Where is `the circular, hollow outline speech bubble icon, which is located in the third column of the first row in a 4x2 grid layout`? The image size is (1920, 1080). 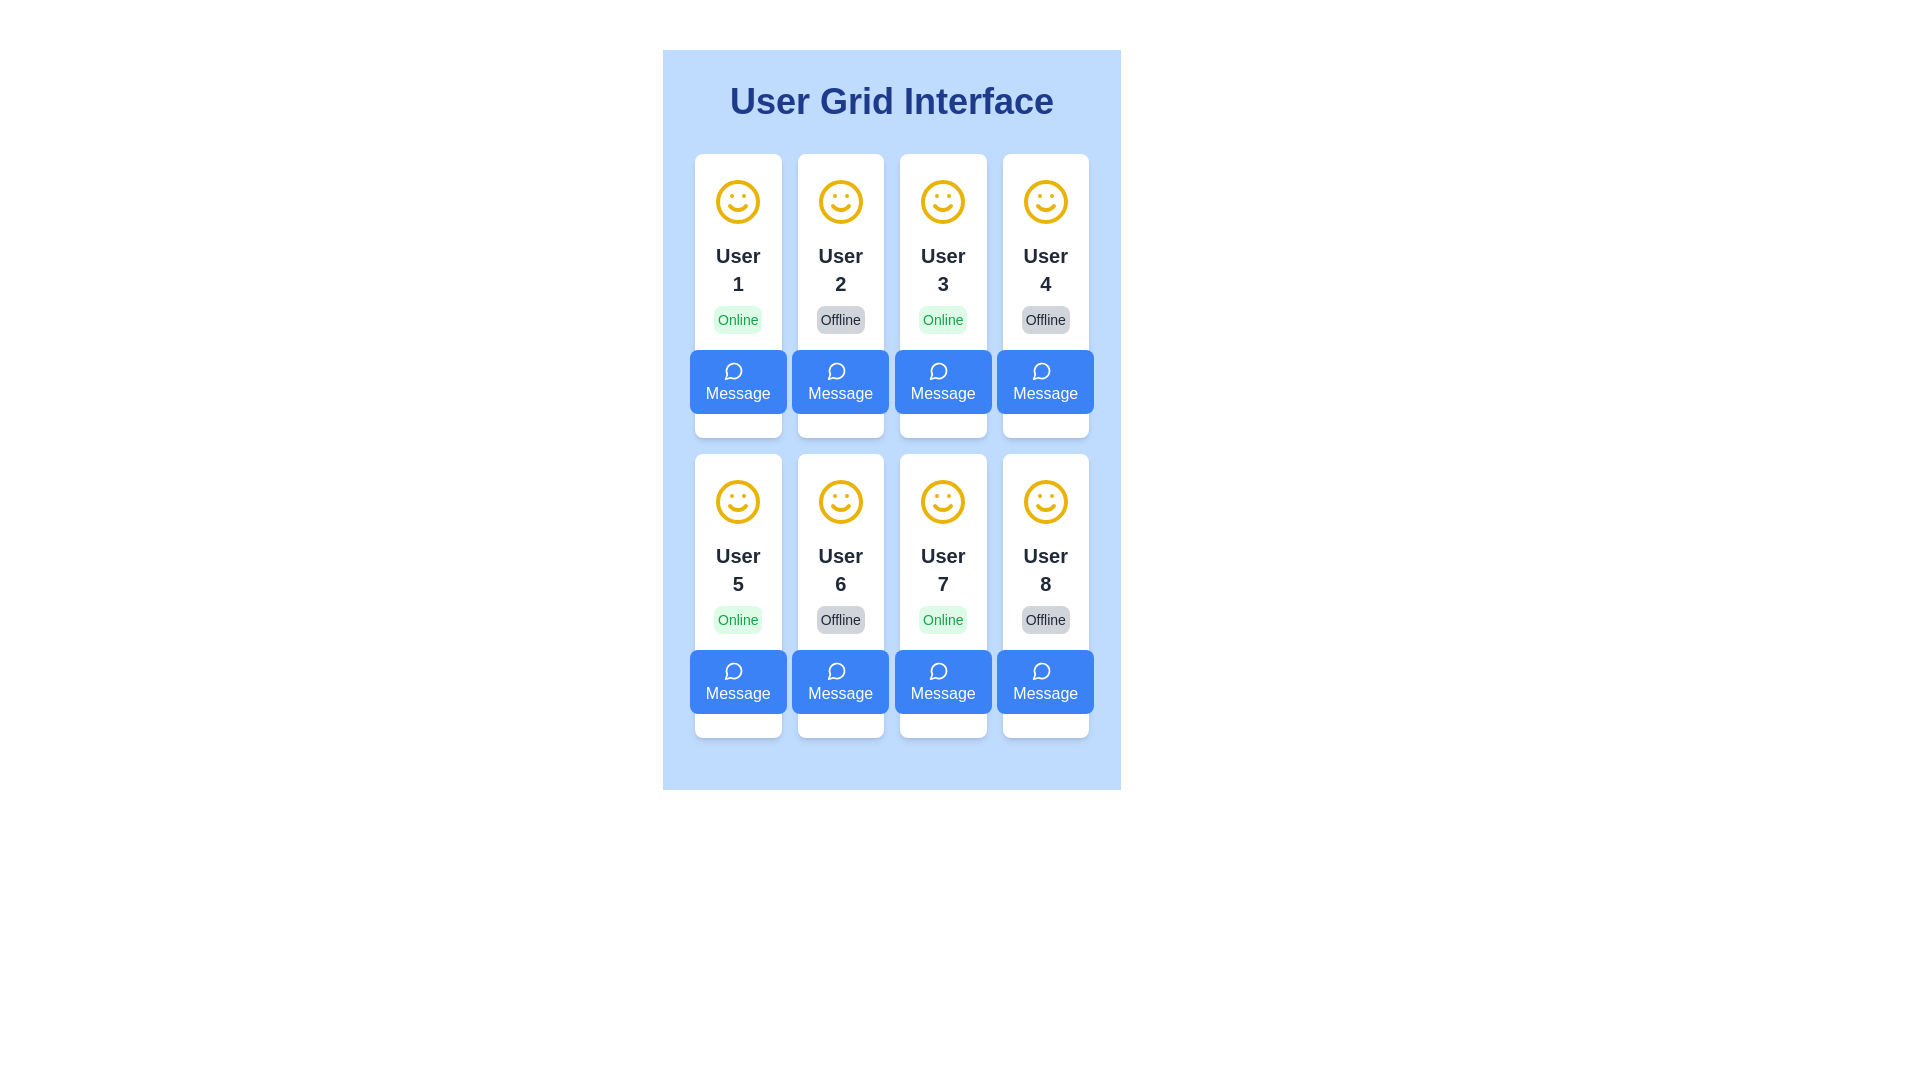
the circular, hollow outline speech bubble icon, which is located in the third column of the first row in a 4x2 grid layout is located at coordinates (937, 371).